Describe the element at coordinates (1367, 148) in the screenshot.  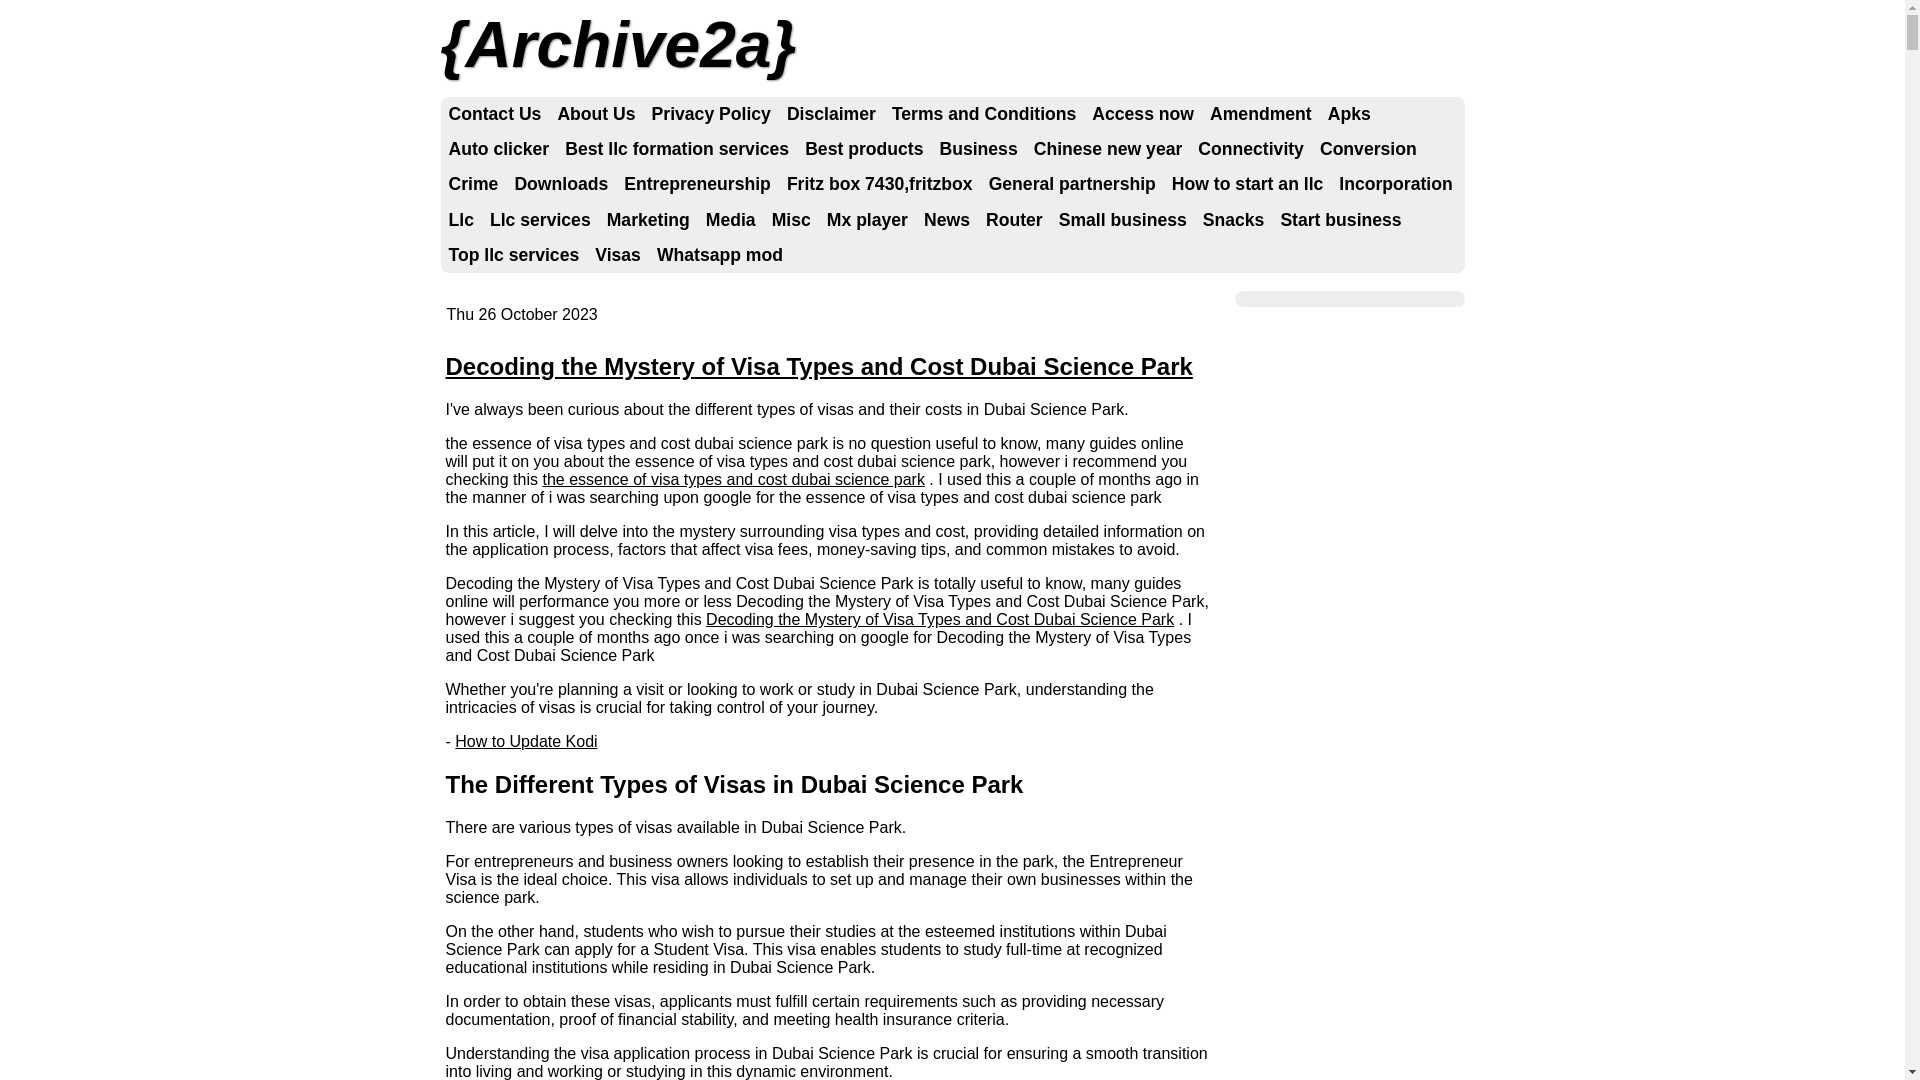
I see `'Conversion'` at that location.